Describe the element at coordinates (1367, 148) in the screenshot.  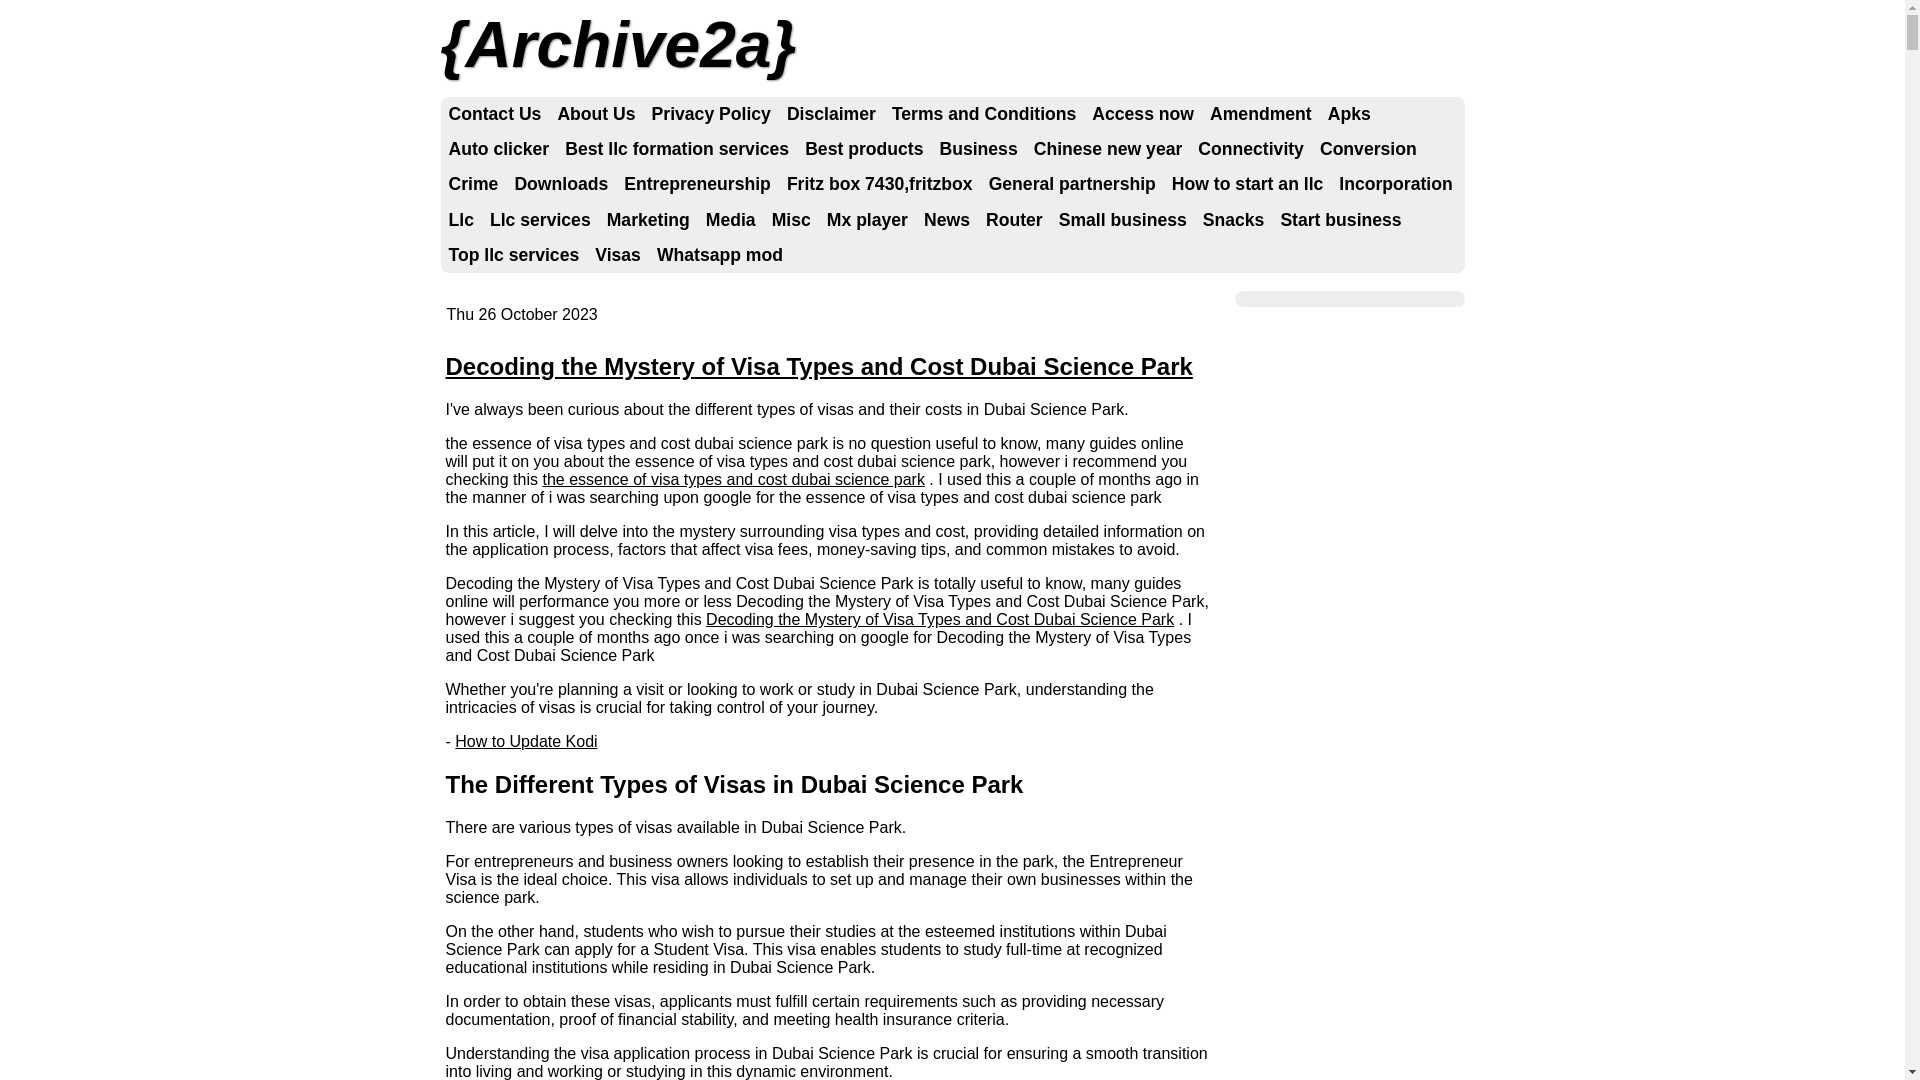
I see `'Conversion'` at that location.